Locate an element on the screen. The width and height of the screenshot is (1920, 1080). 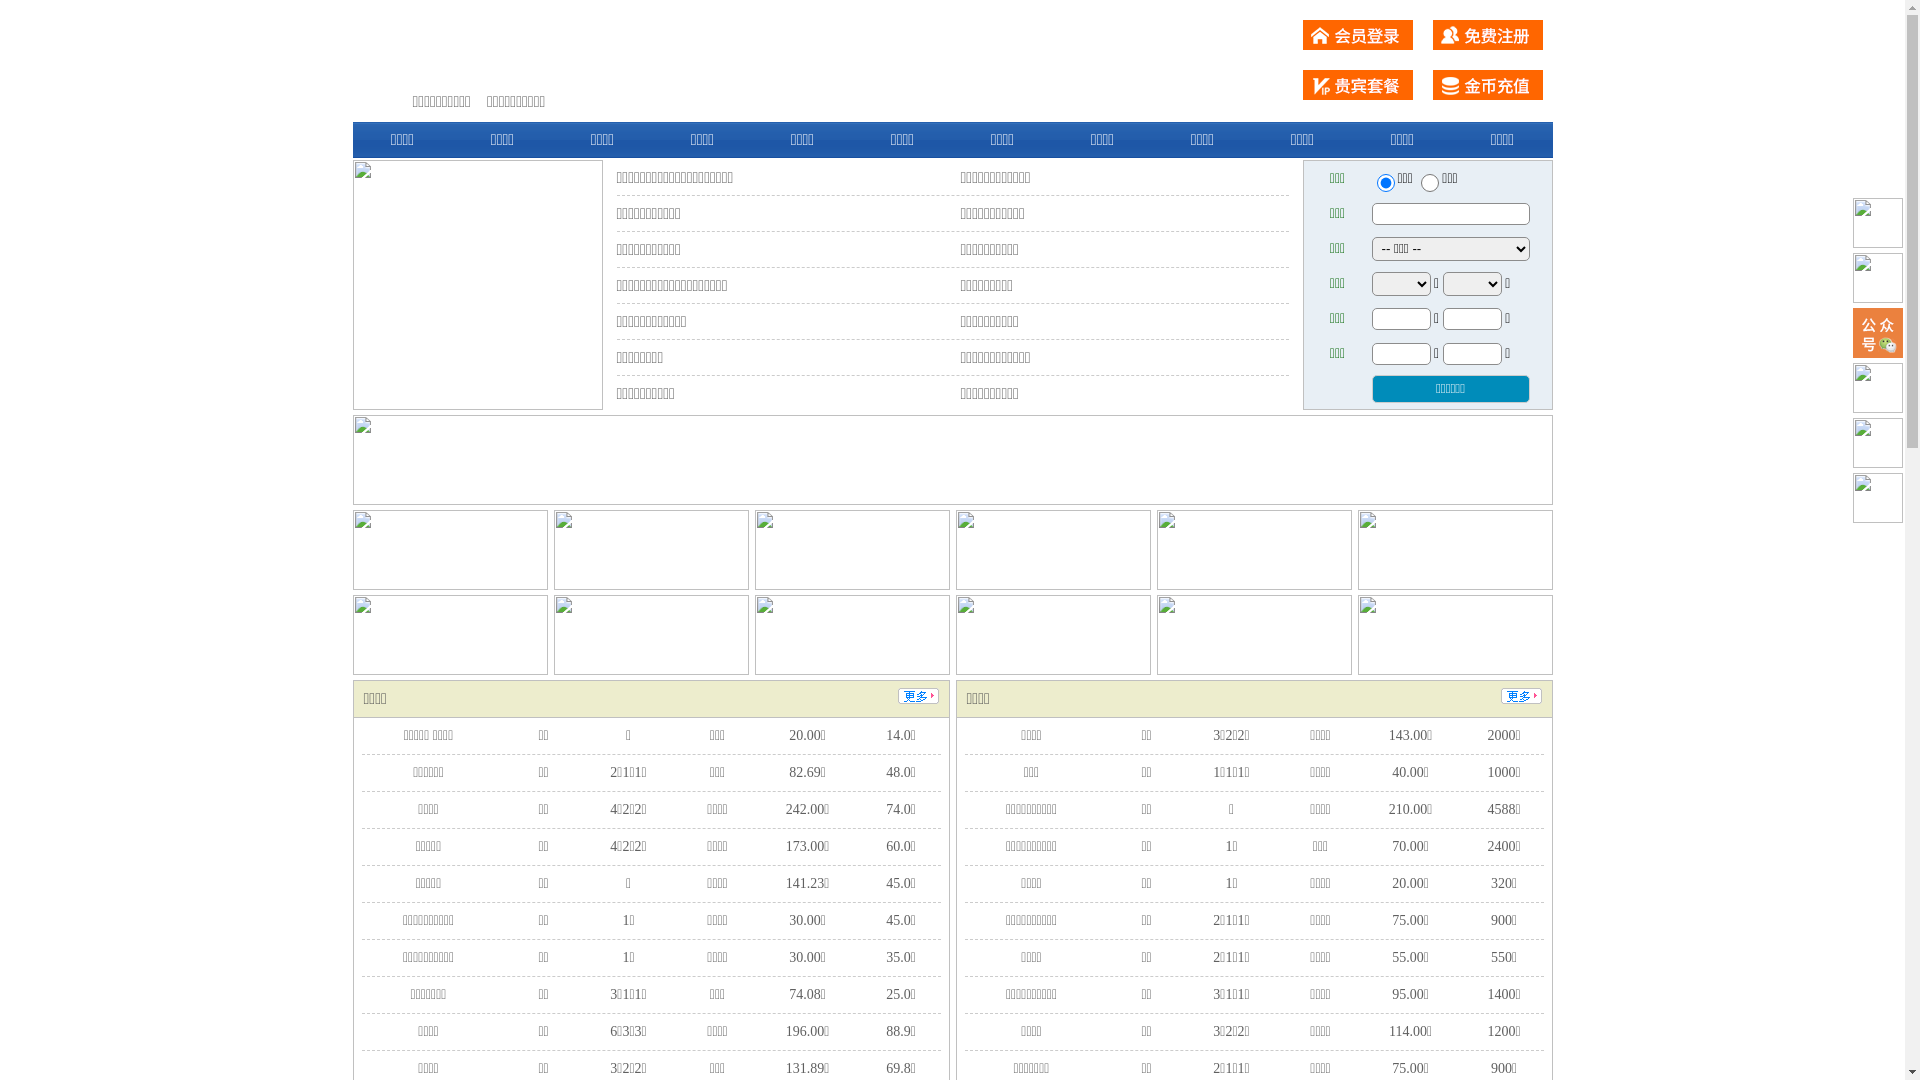
'chuzu' is located at coordinates (1429, 182).